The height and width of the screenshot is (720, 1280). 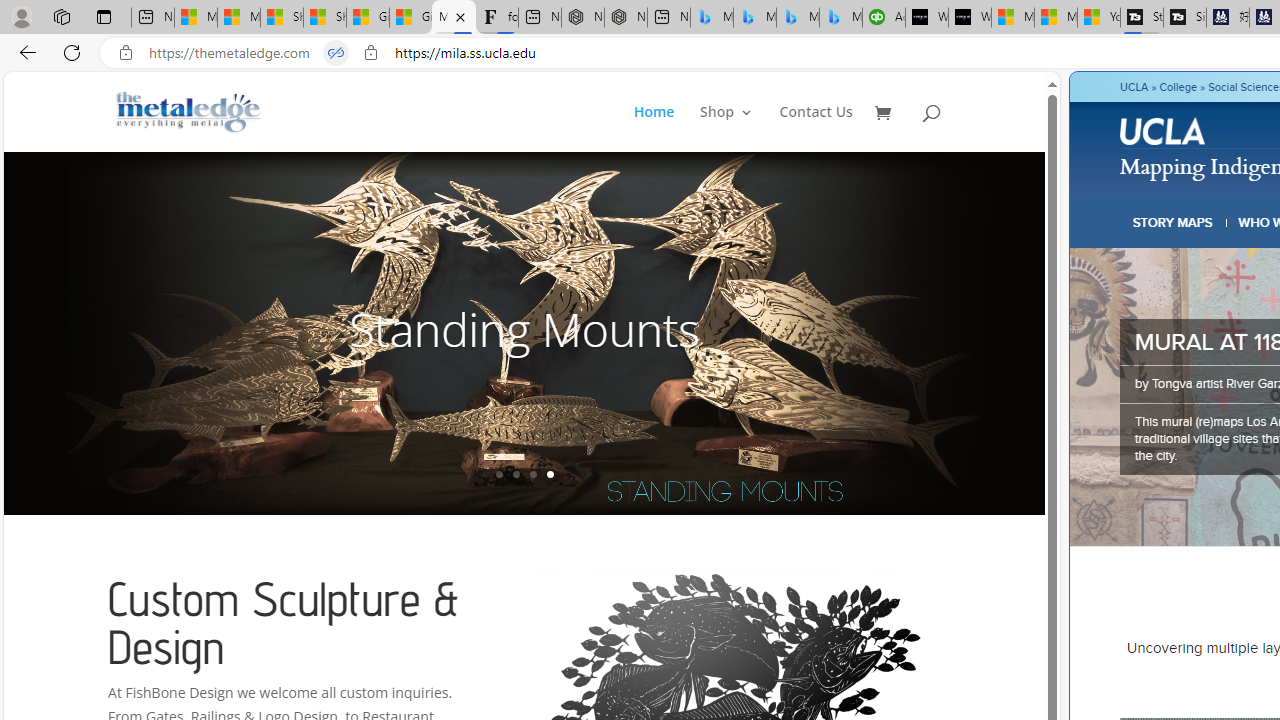 I want to click on 'Microsoft Start Sports', so click(x=1013, y=17).